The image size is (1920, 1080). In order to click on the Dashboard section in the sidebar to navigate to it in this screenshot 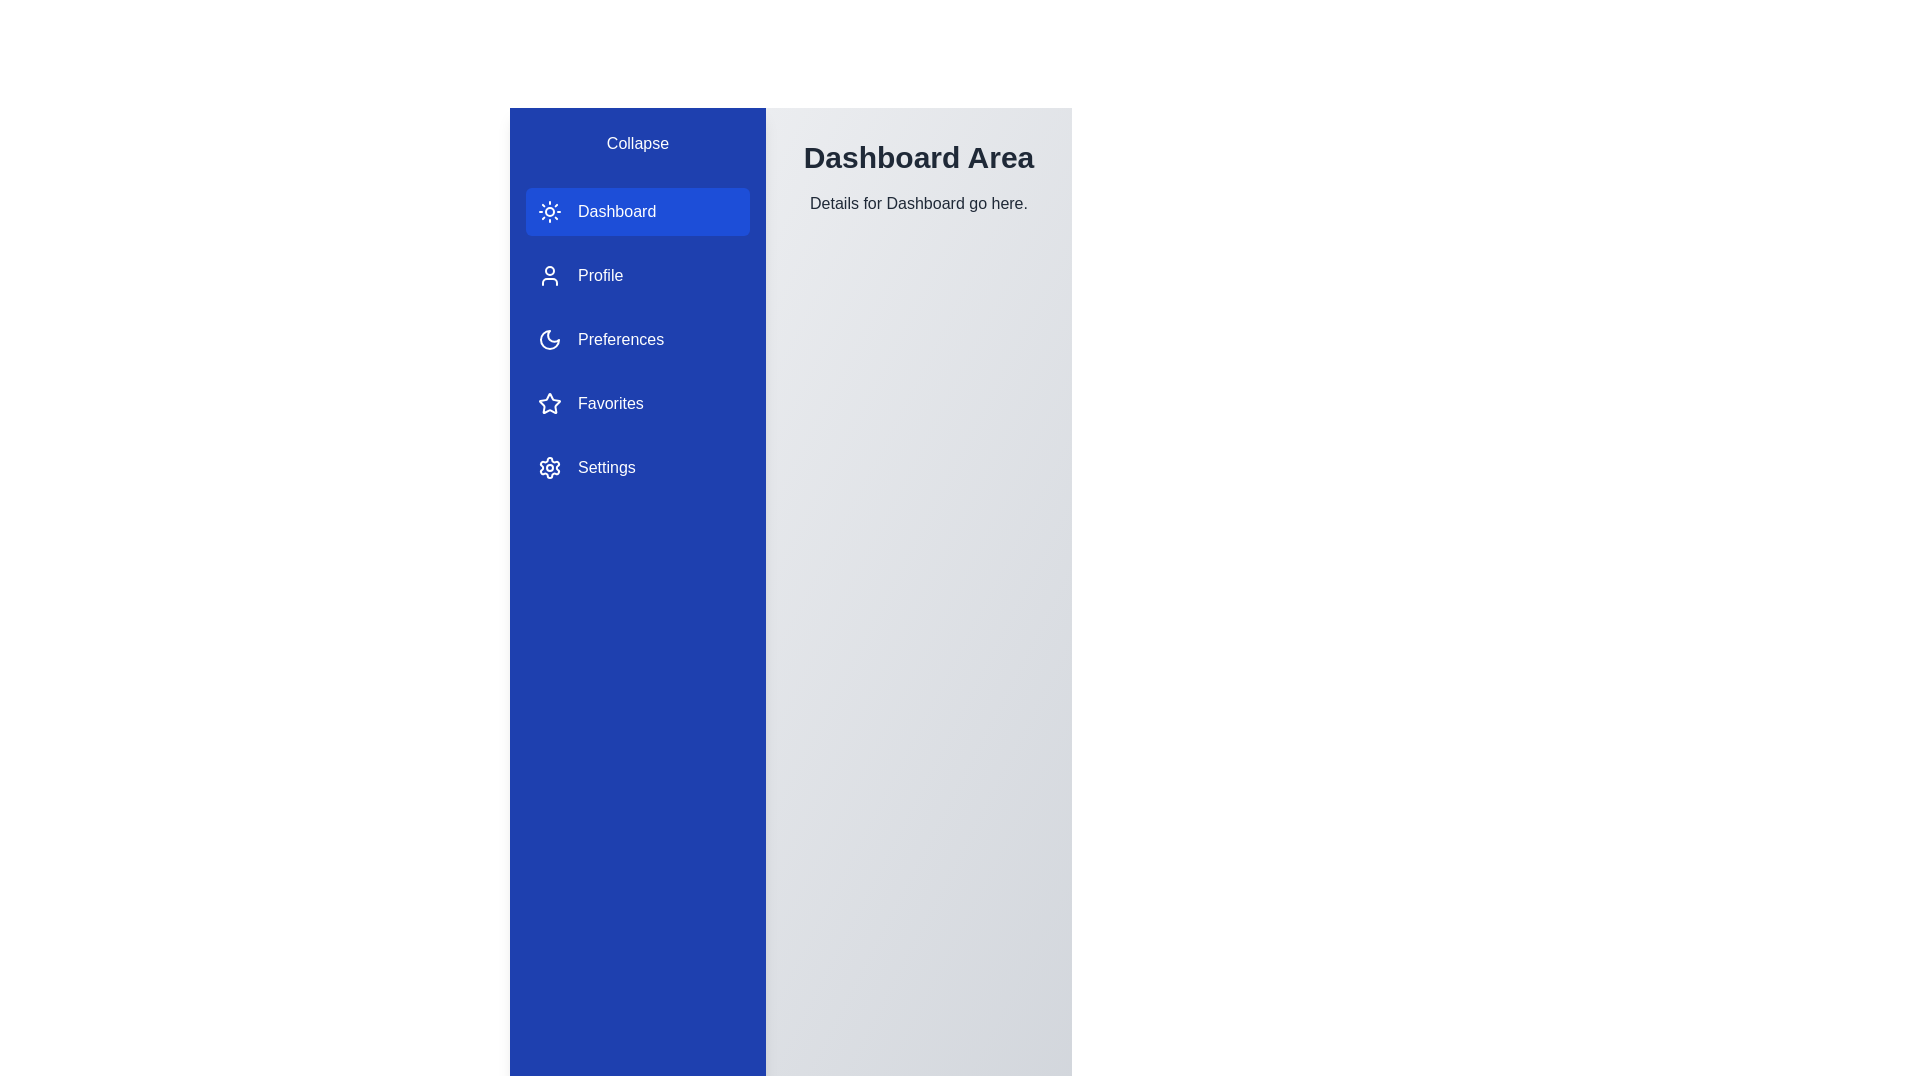, I will do `click(637, 212)`.